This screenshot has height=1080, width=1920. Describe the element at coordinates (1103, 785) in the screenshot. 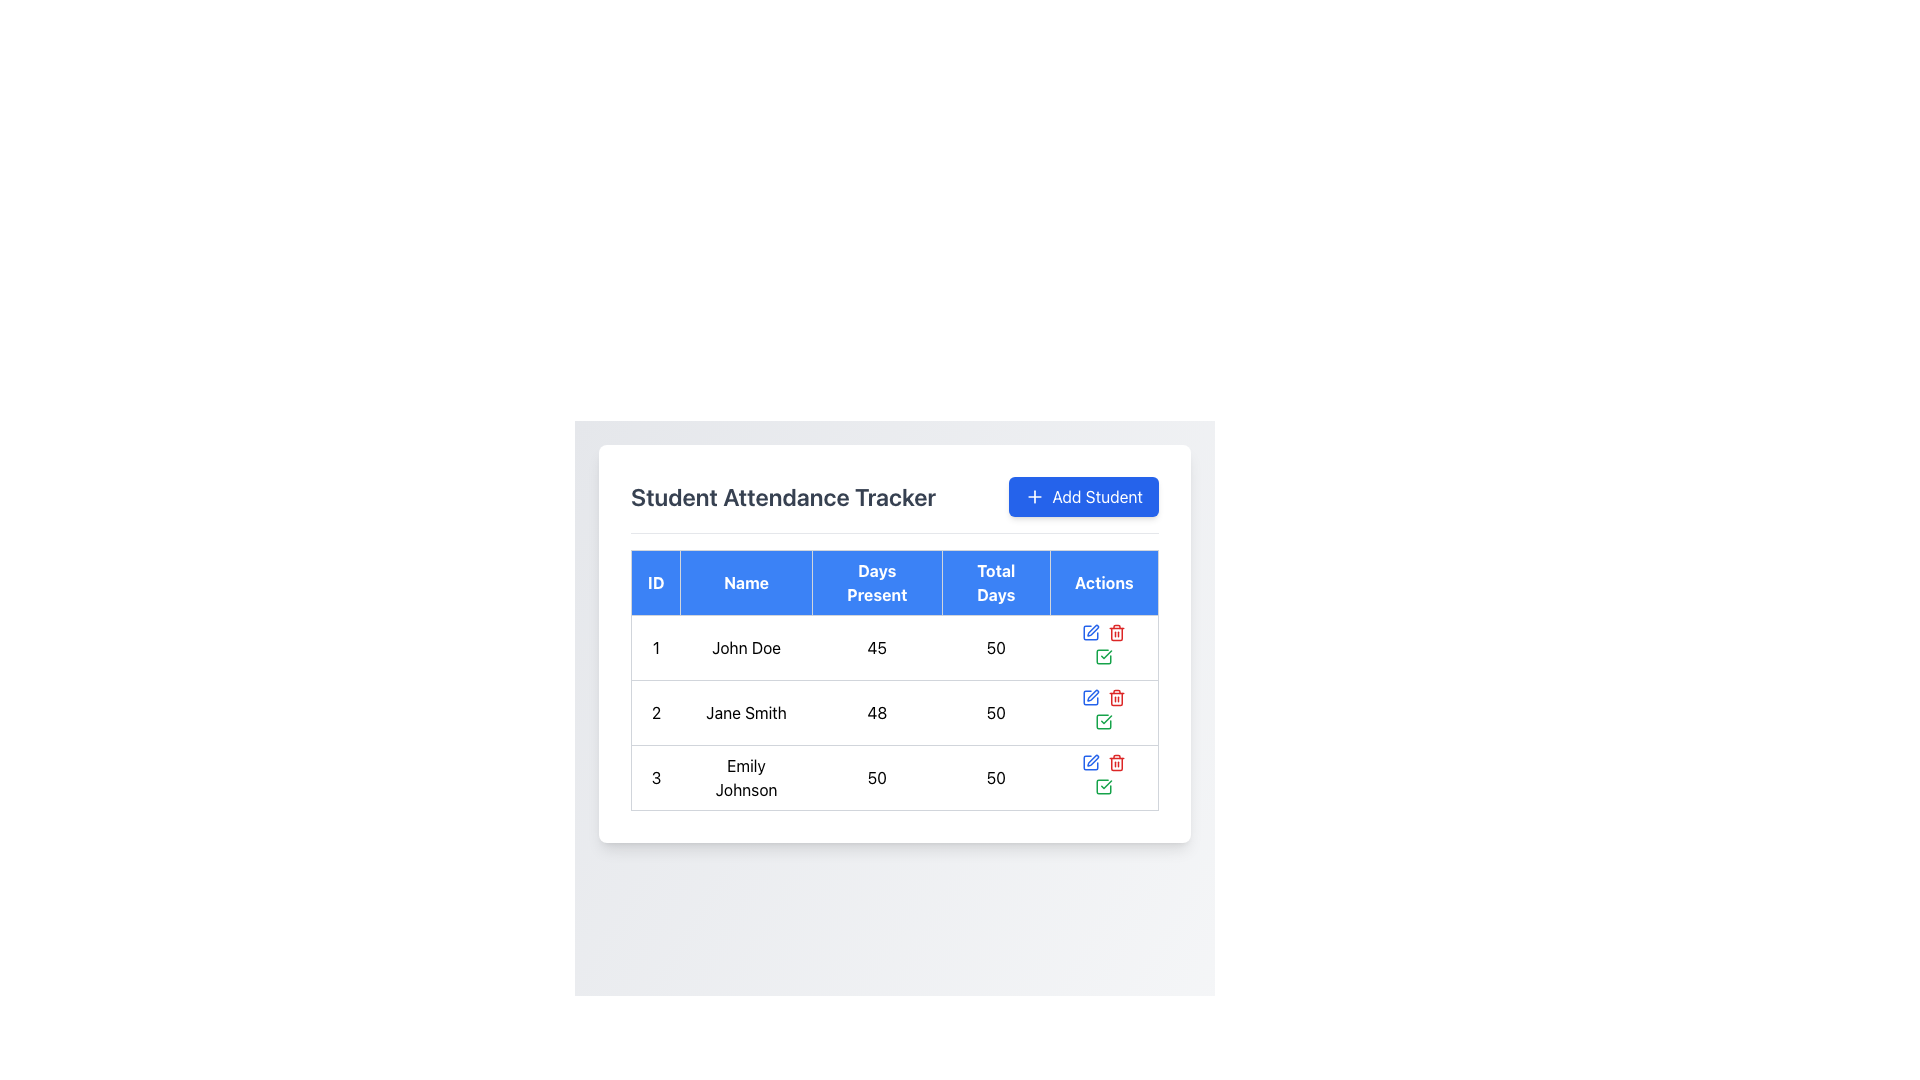

I see `the green checkmark icon in the 'Actions' column of the third row of the table` at that location.